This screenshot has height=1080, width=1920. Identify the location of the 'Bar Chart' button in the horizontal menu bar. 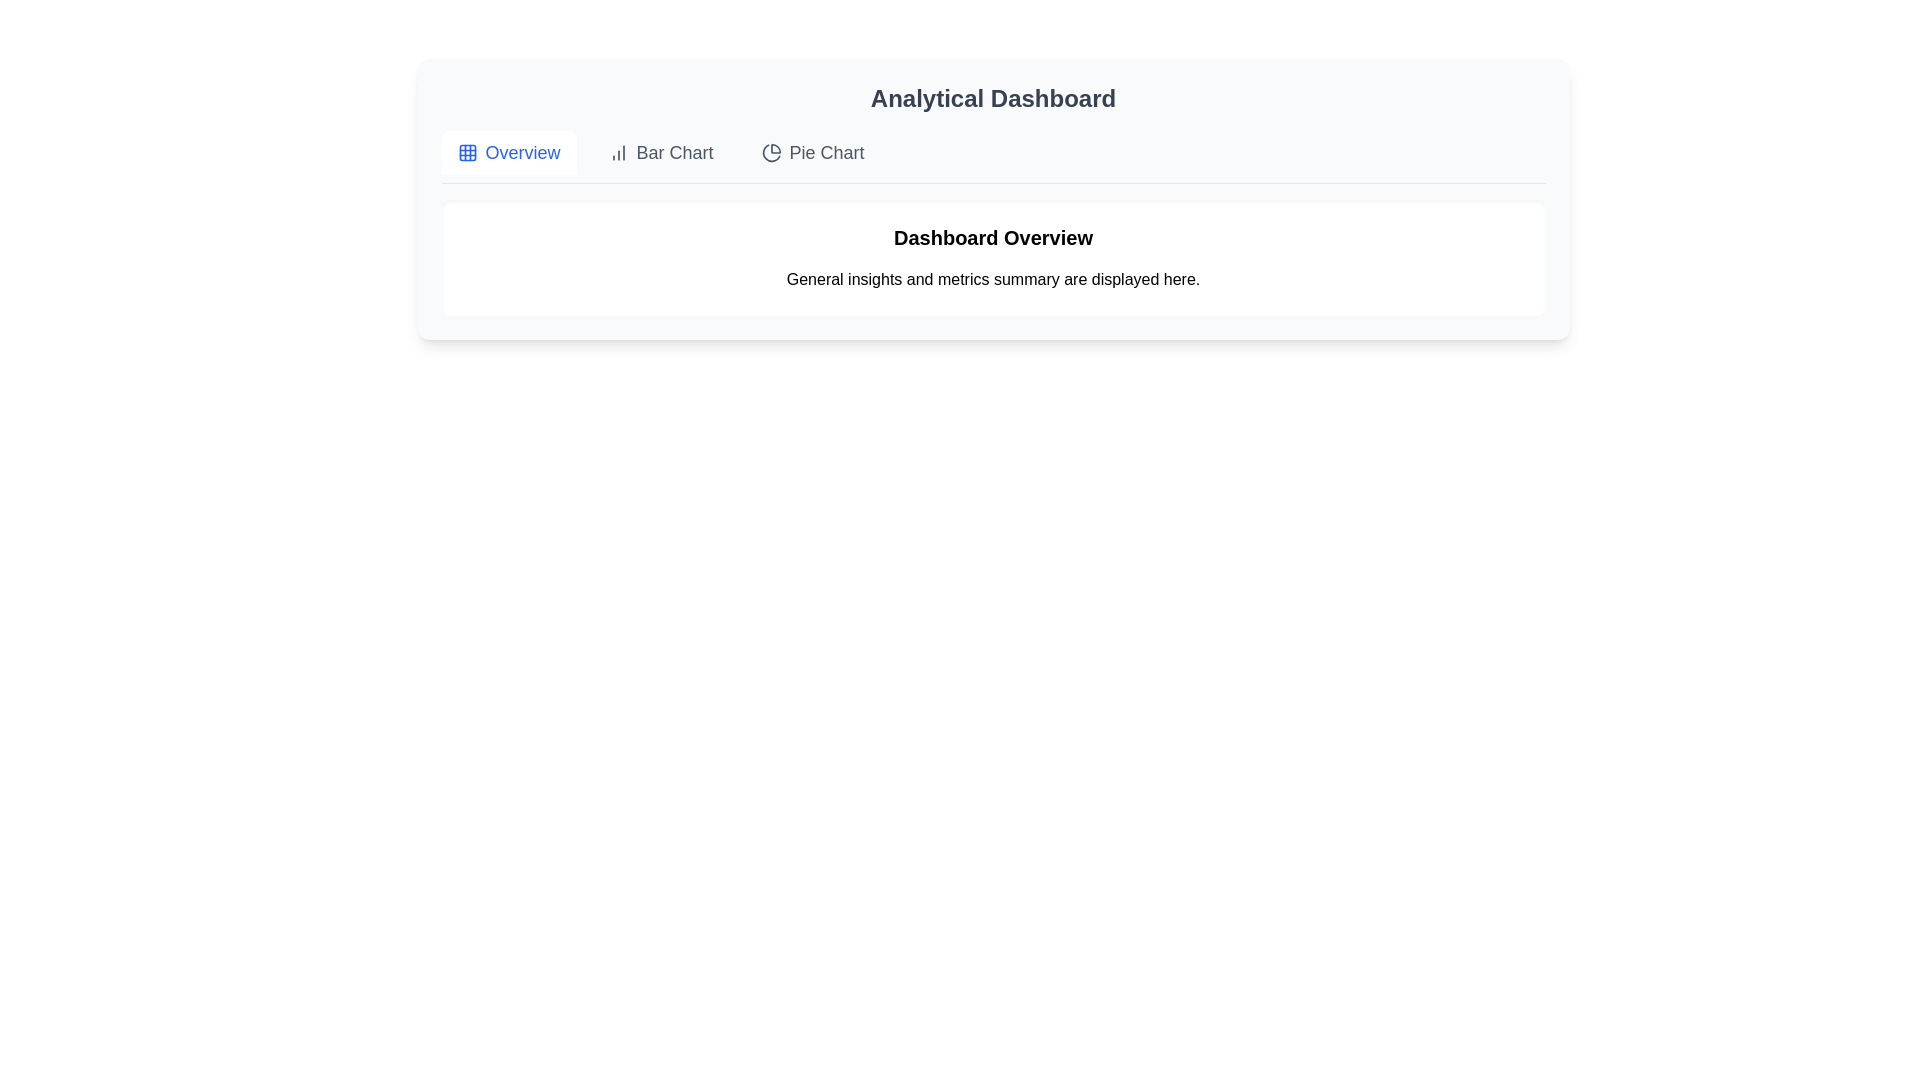
(661, 152).